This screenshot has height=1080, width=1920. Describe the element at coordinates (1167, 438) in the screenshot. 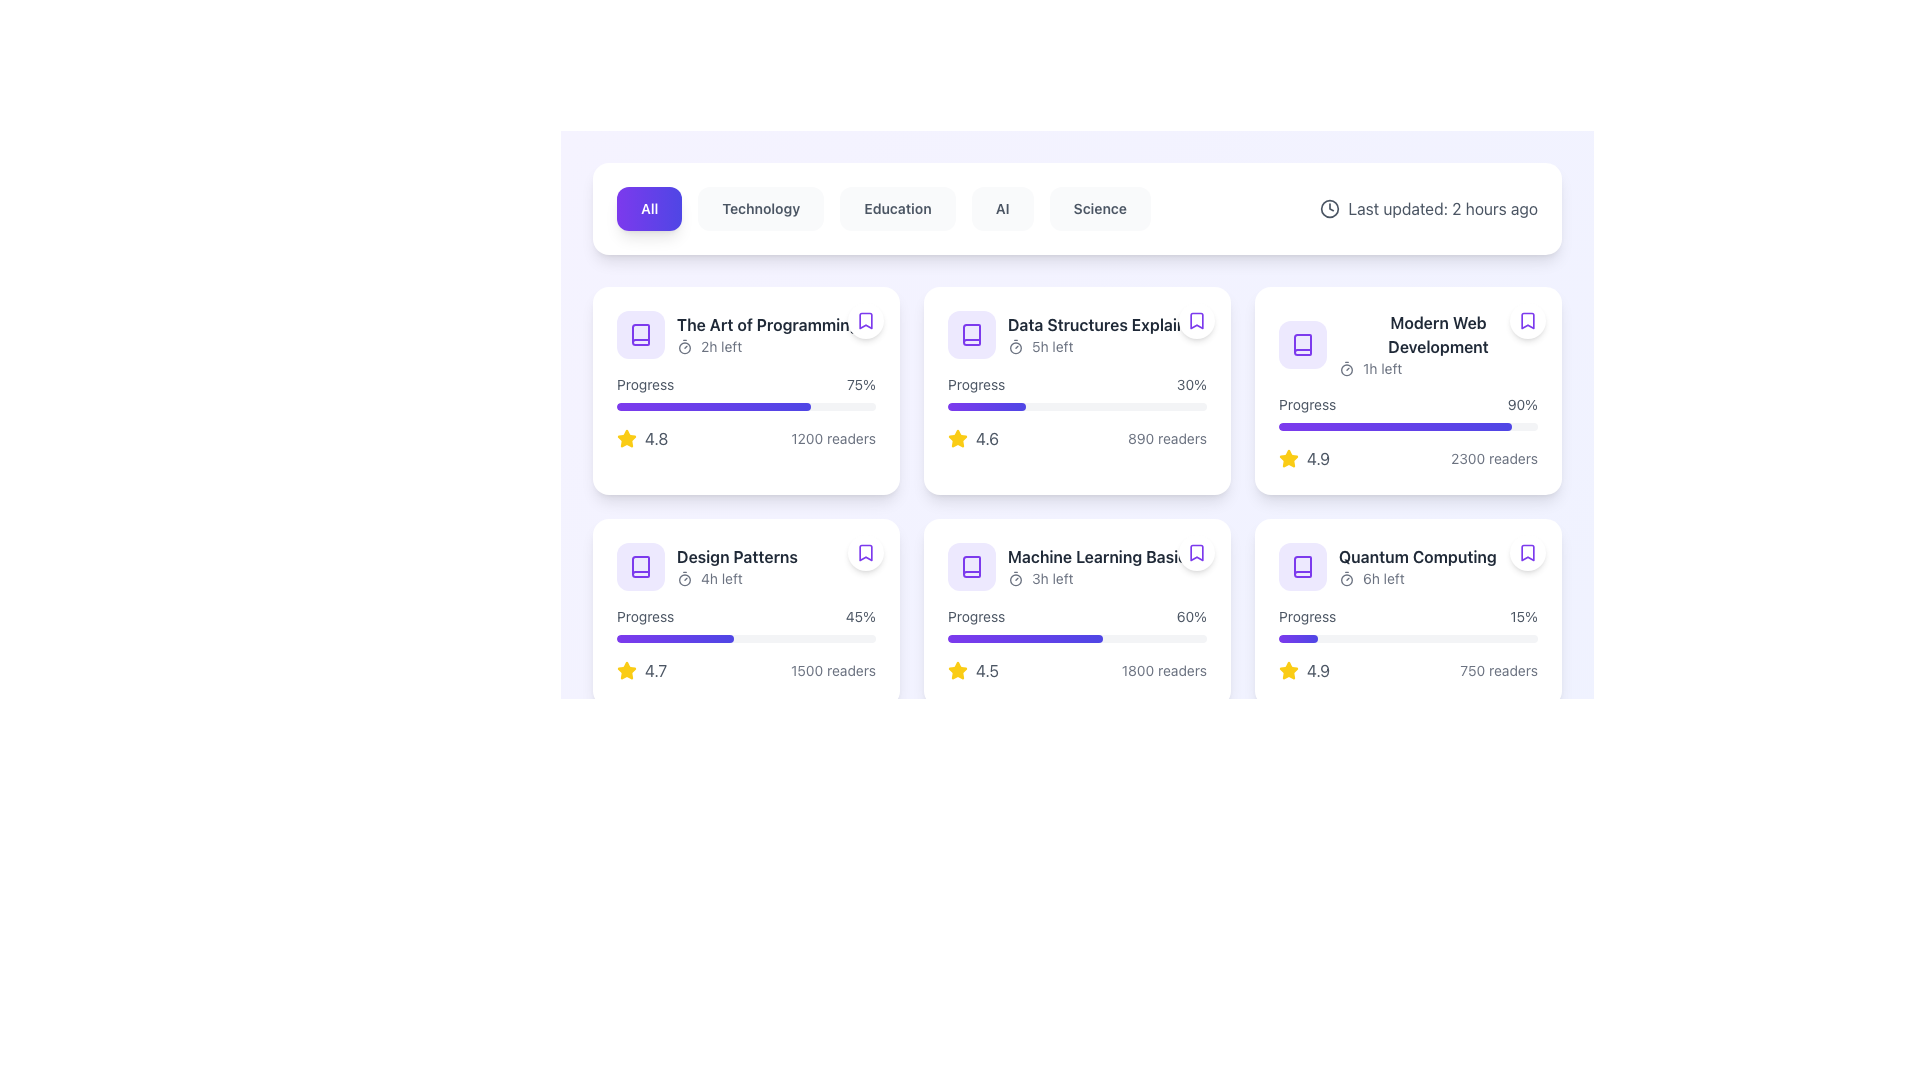

I see `information displayed in the text element located at the bottom of the 'Data Structures Explained' card, which indicates the number of readers for the associated topic` at that location.